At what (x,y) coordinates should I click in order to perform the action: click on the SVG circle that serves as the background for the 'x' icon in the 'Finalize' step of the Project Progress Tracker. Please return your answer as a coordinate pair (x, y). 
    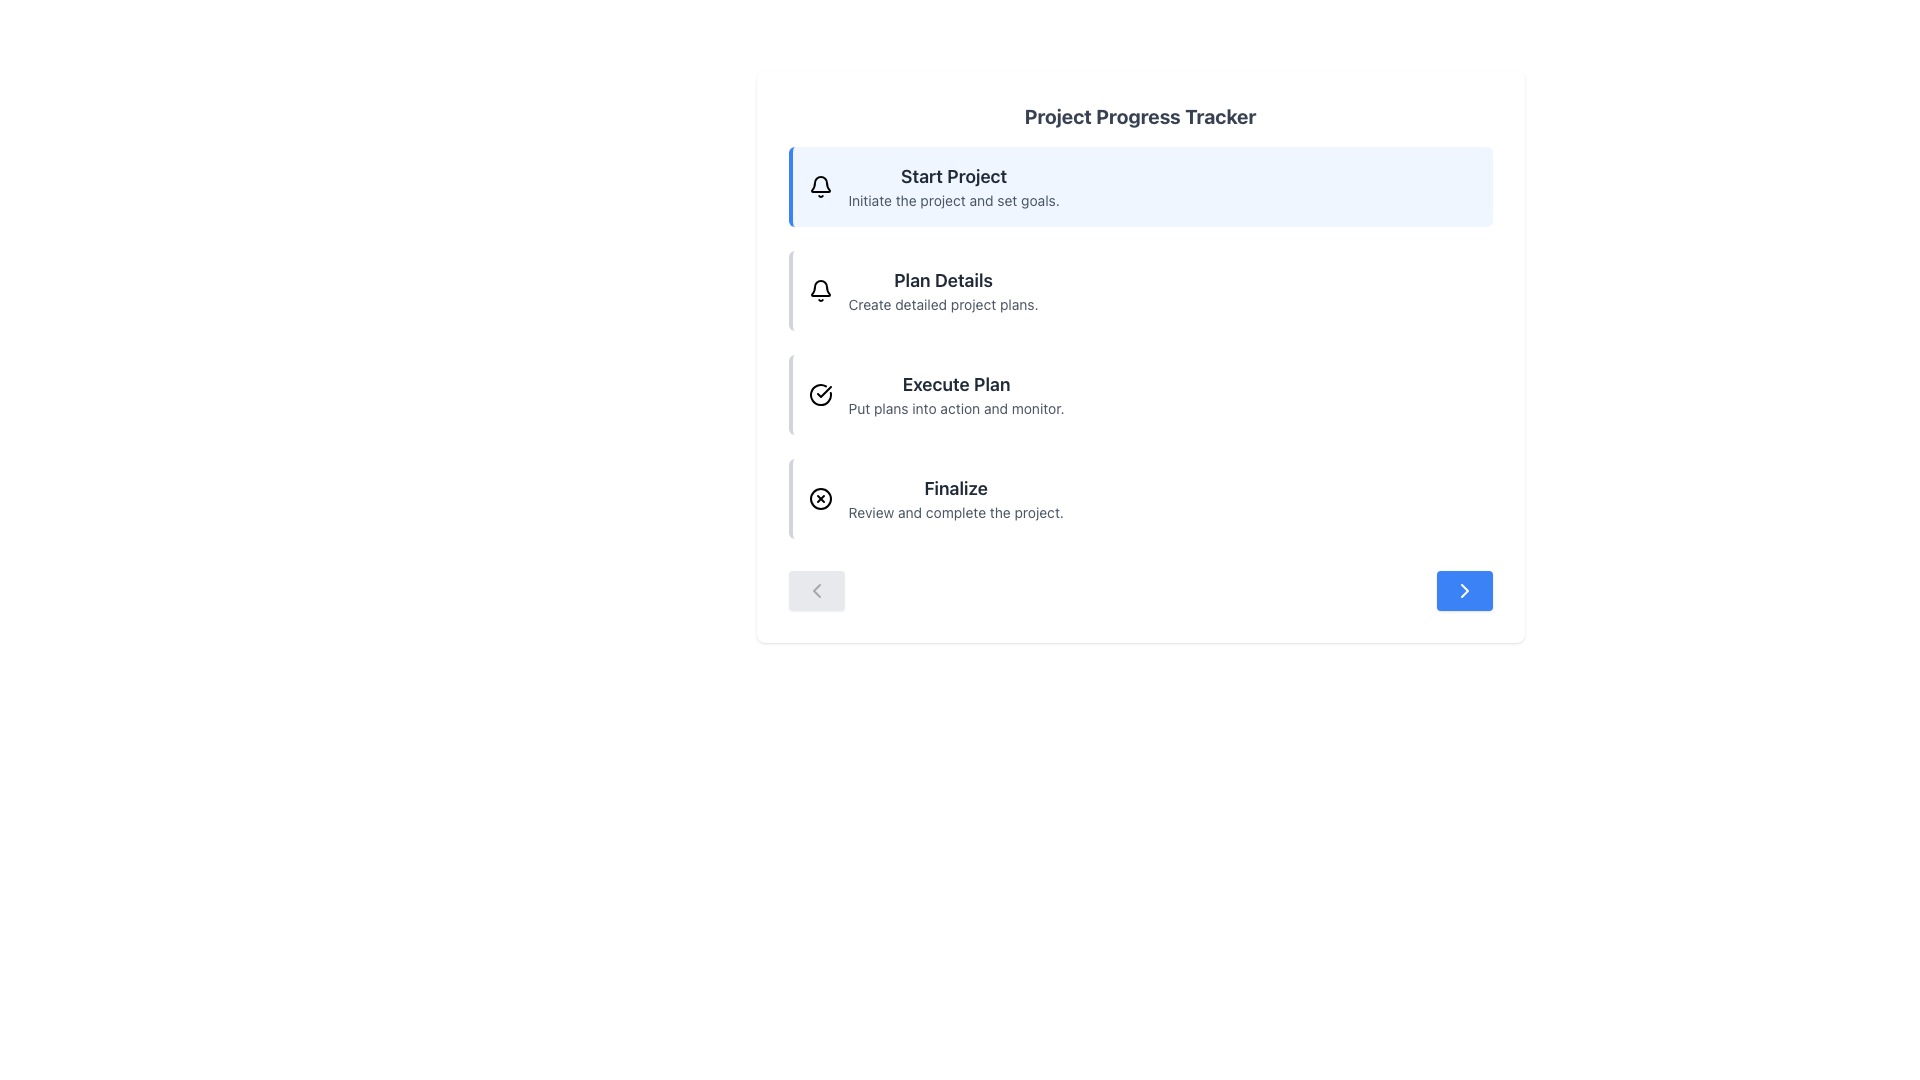
    Looking at the image, I should click on (820, 497).